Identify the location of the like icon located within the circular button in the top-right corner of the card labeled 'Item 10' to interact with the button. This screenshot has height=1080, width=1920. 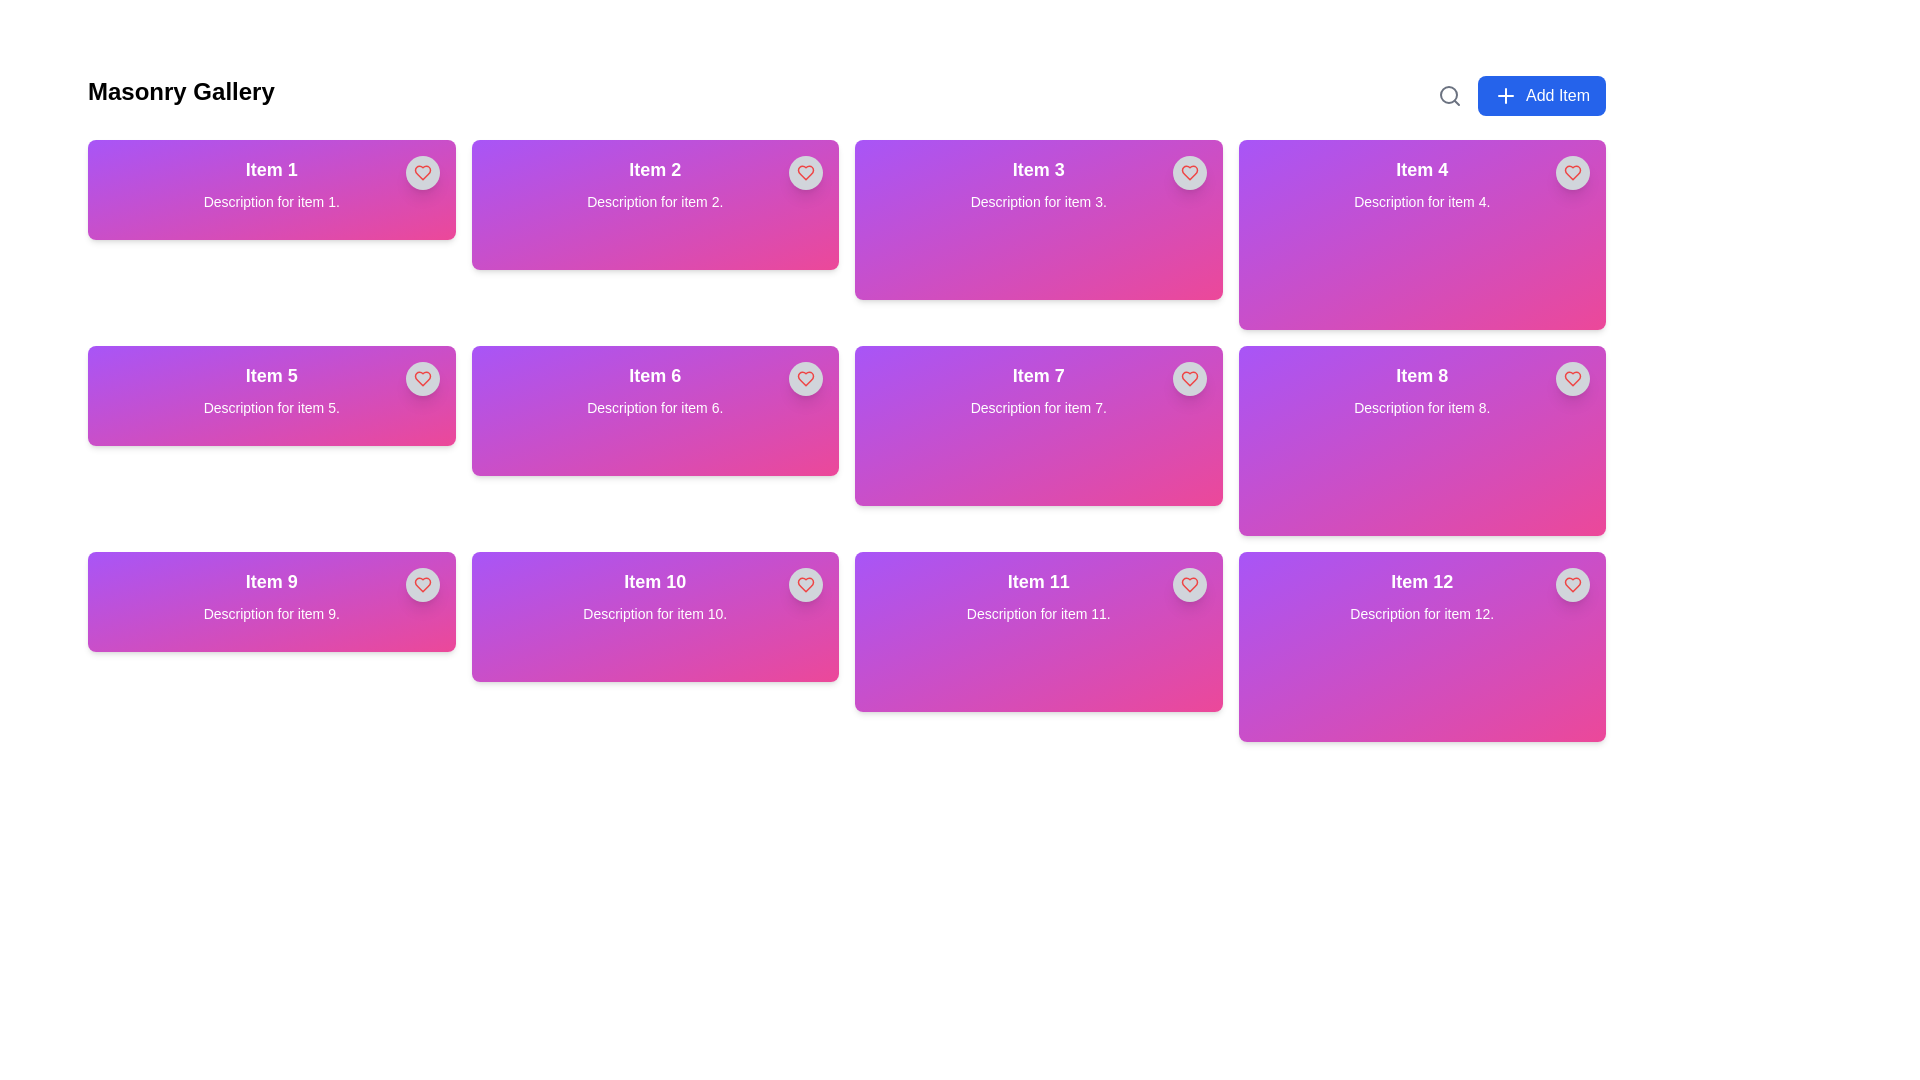
(806, 585).